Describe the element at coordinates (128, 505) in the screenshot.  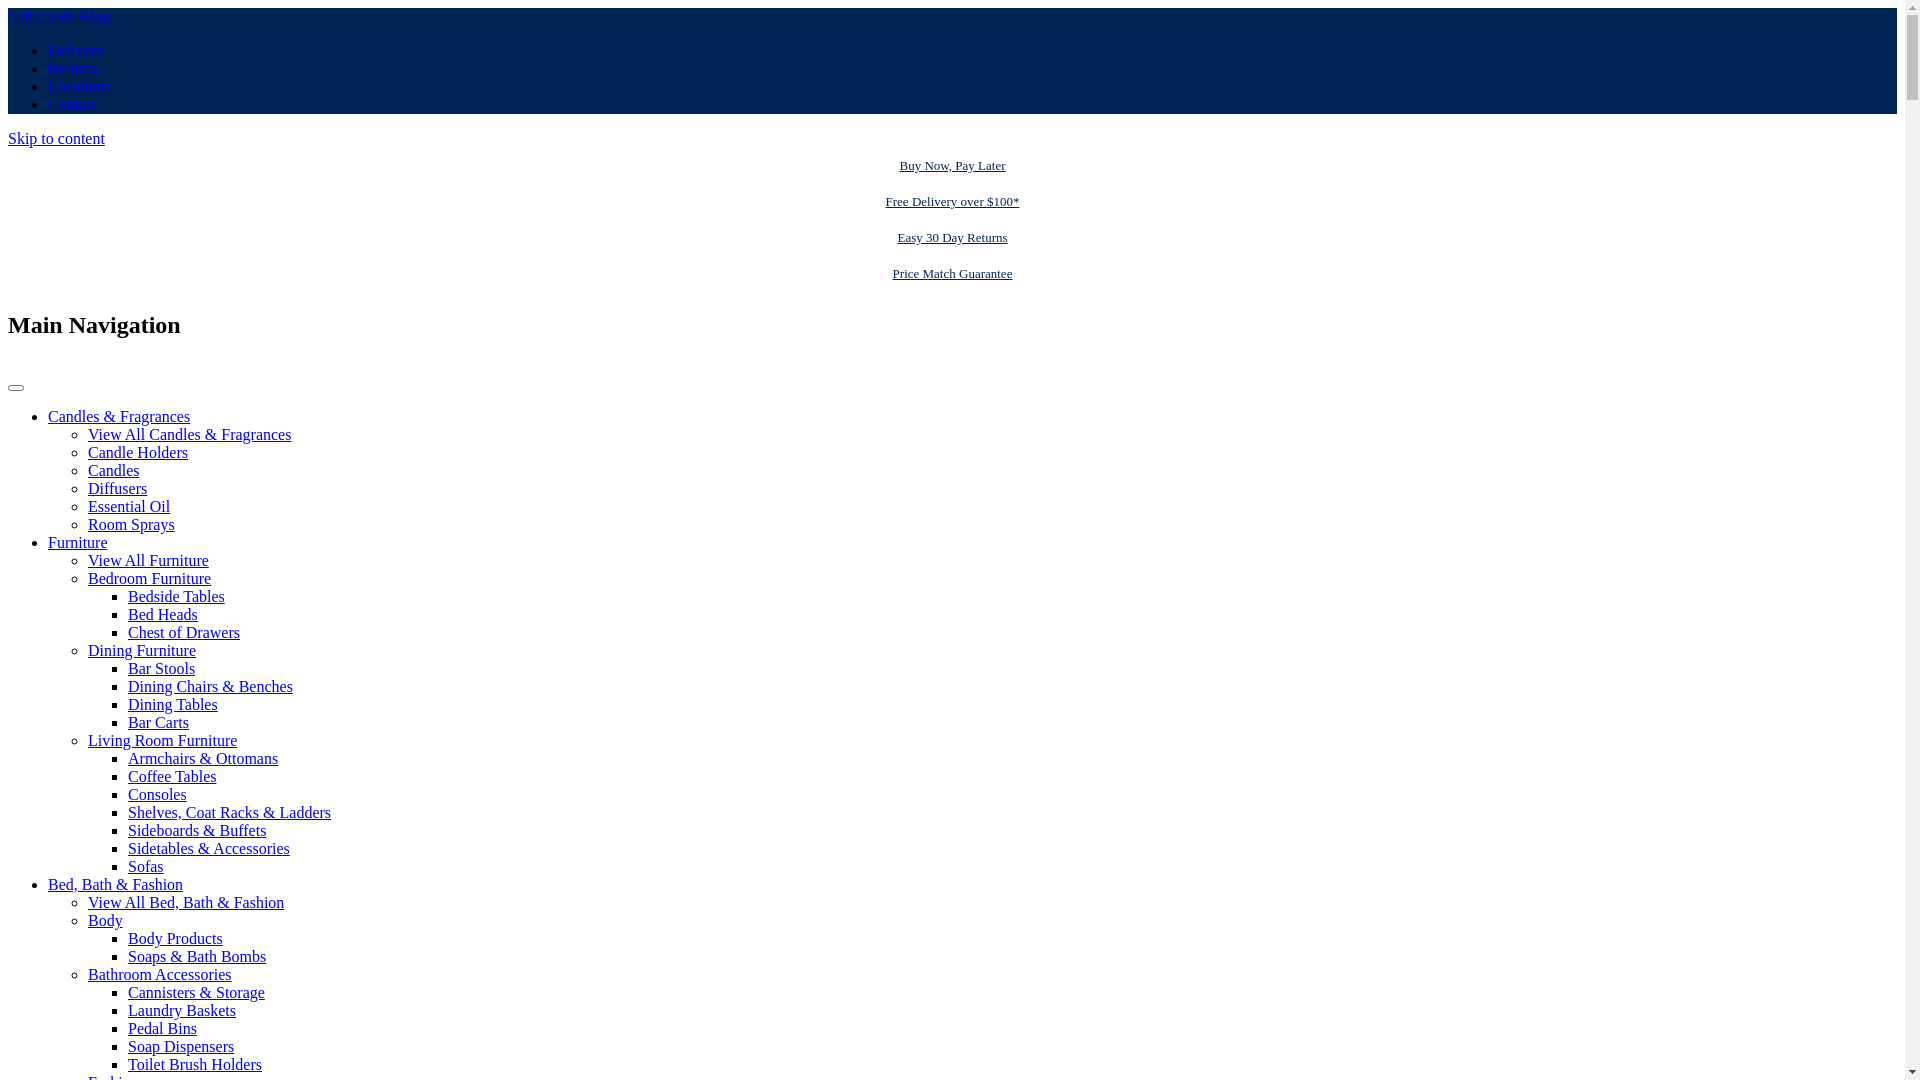
I see `'Essential Oil'` at that location.